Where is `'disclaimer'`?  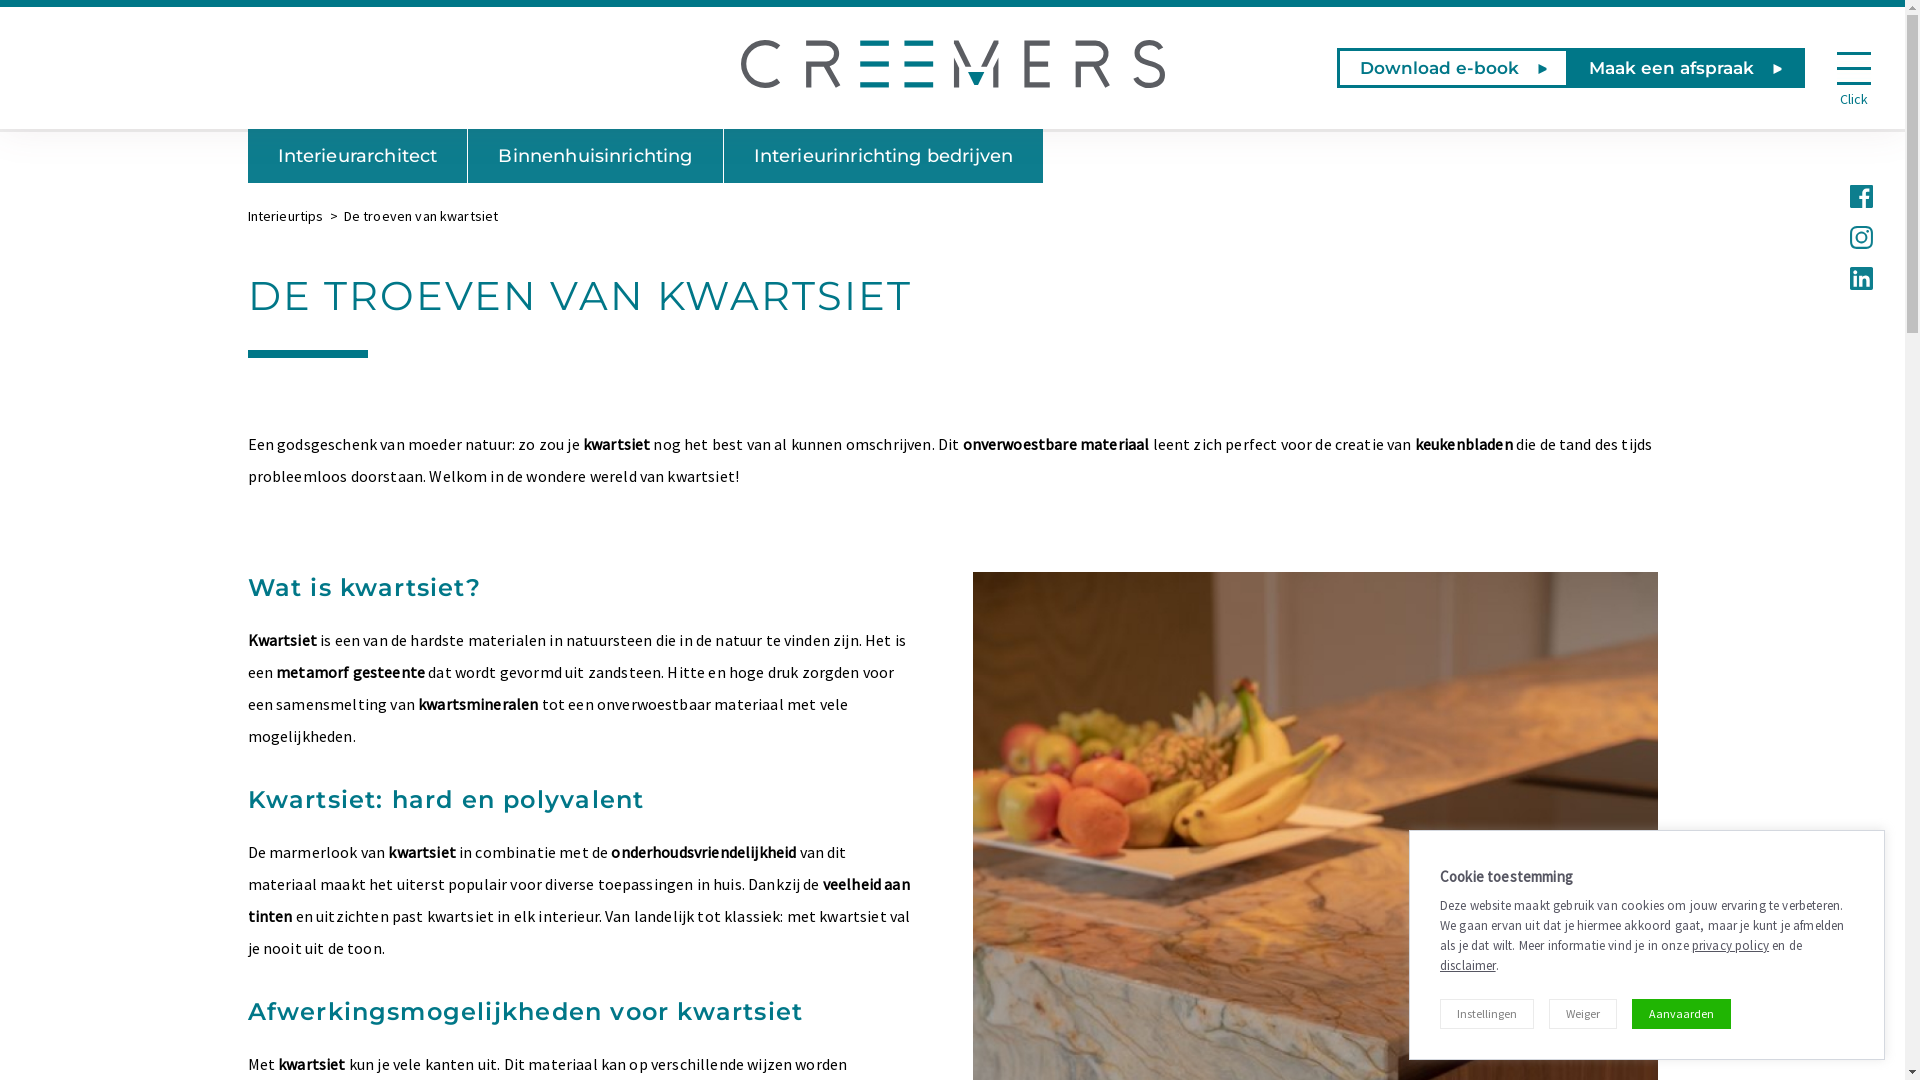 'disclaimer' is located at coordinates (1468, 964).